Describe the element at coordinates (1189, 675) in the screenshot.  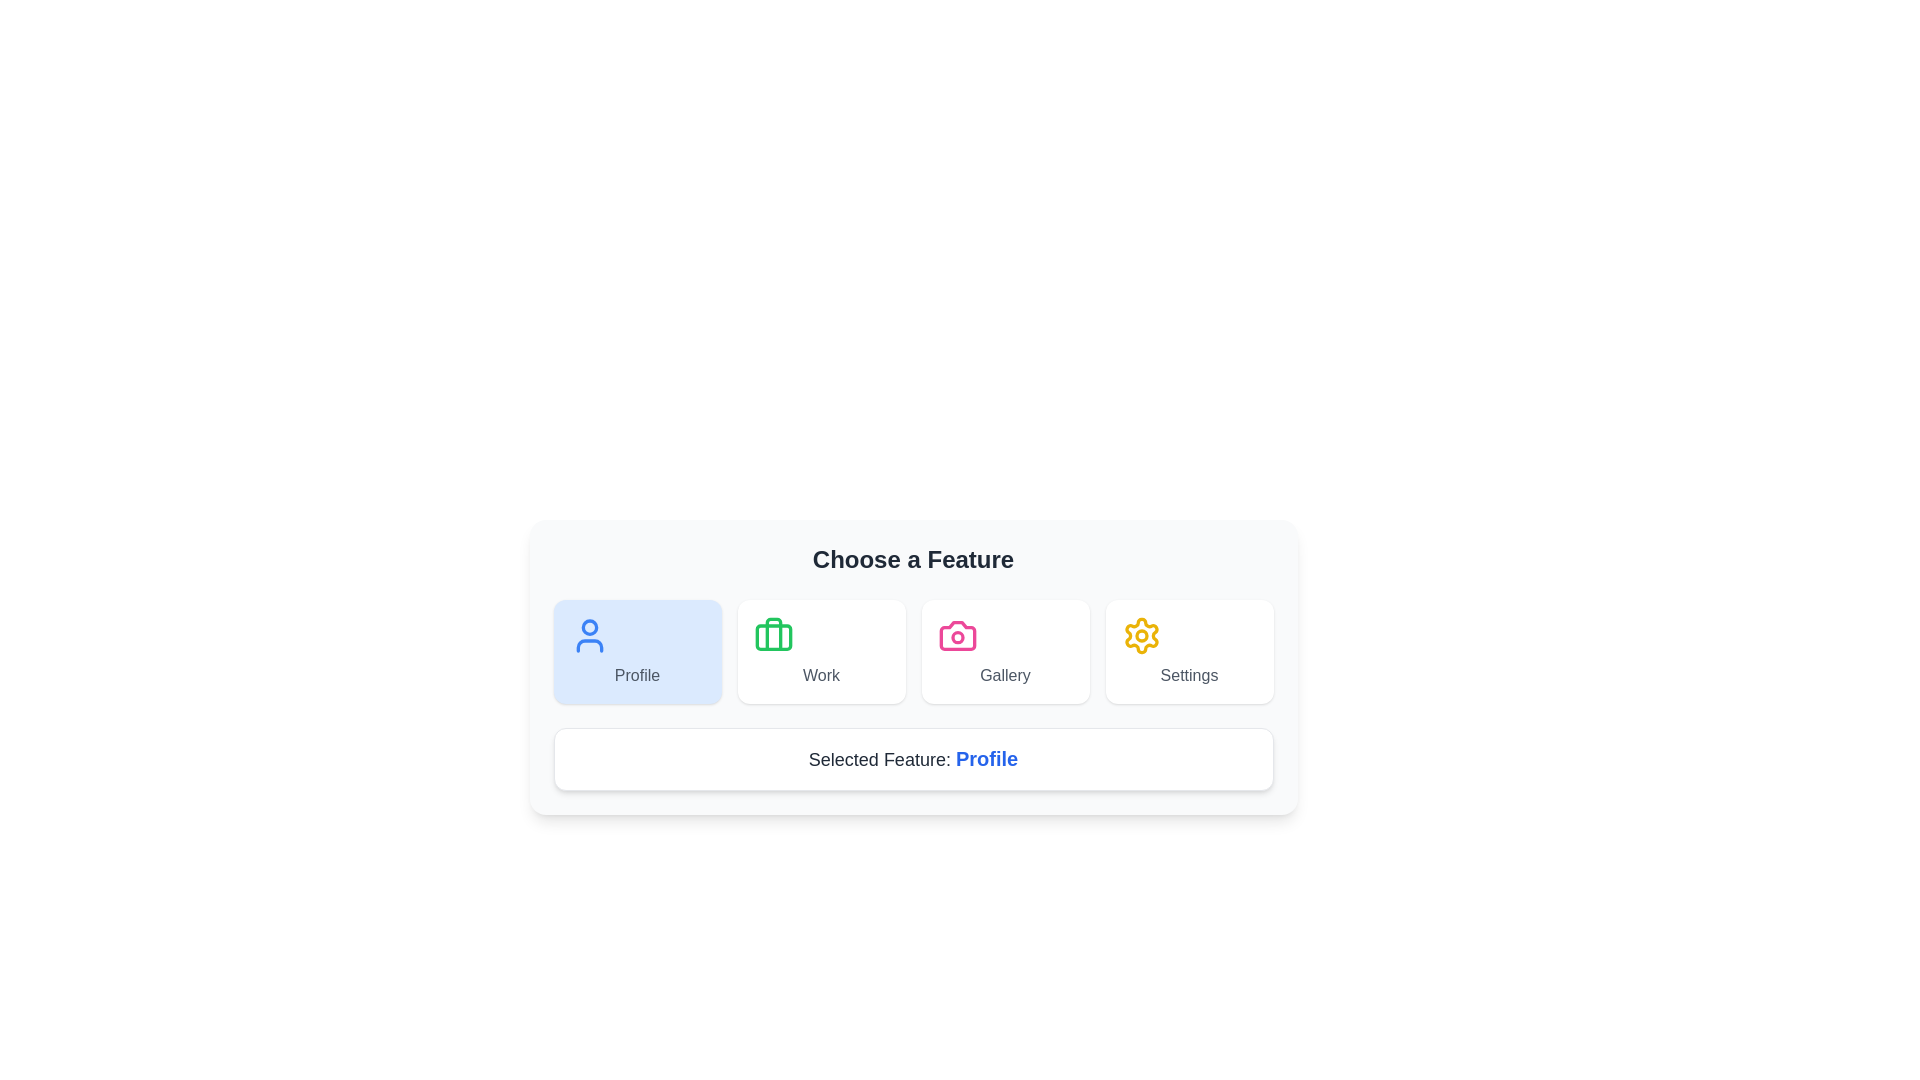
I see `the 'Settings' text label, which is positioned underneath a yellow cogwheel icon within a rectangular card on the far right of a horizontally aligned group of selectable items` at that location.